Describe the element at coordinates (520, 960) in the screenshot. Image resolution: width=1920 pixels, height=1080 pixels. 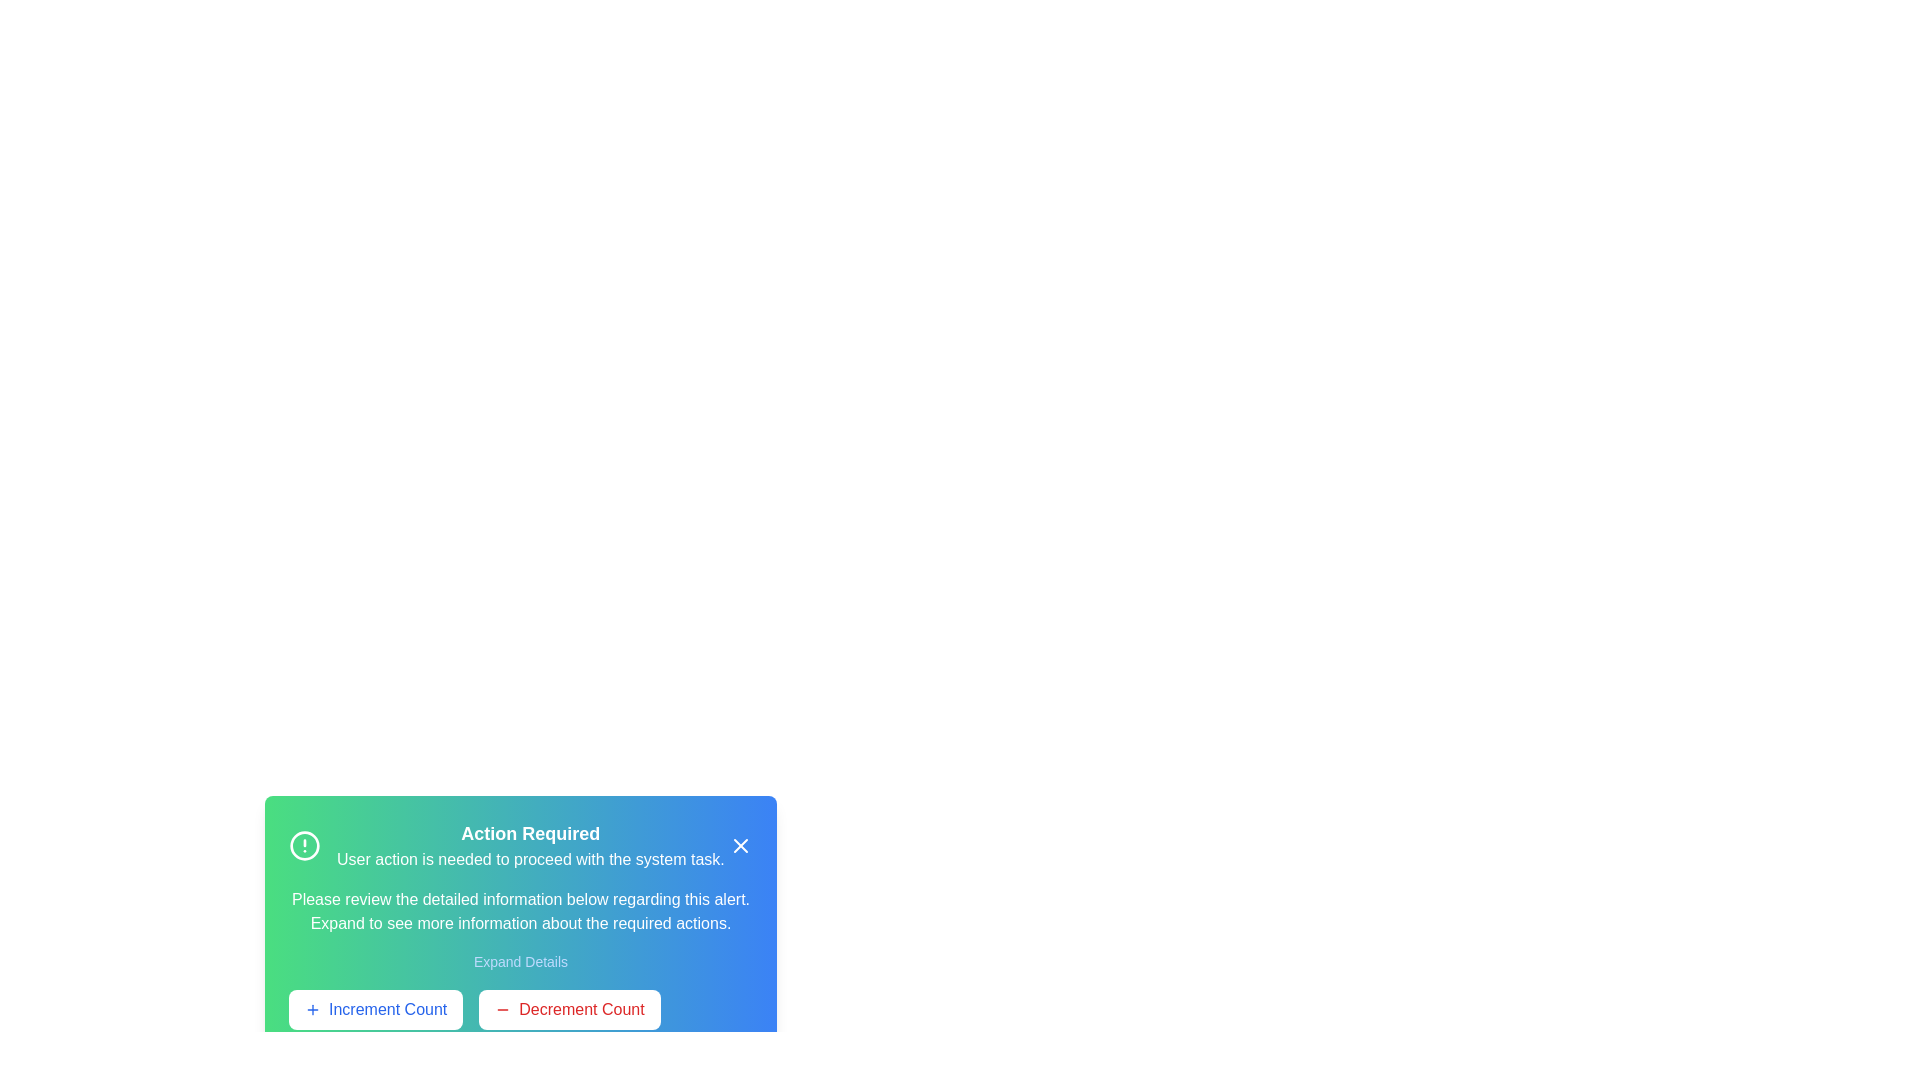
I see `the 'Expand Details' button to toggle the detailed message visibility` at that location.